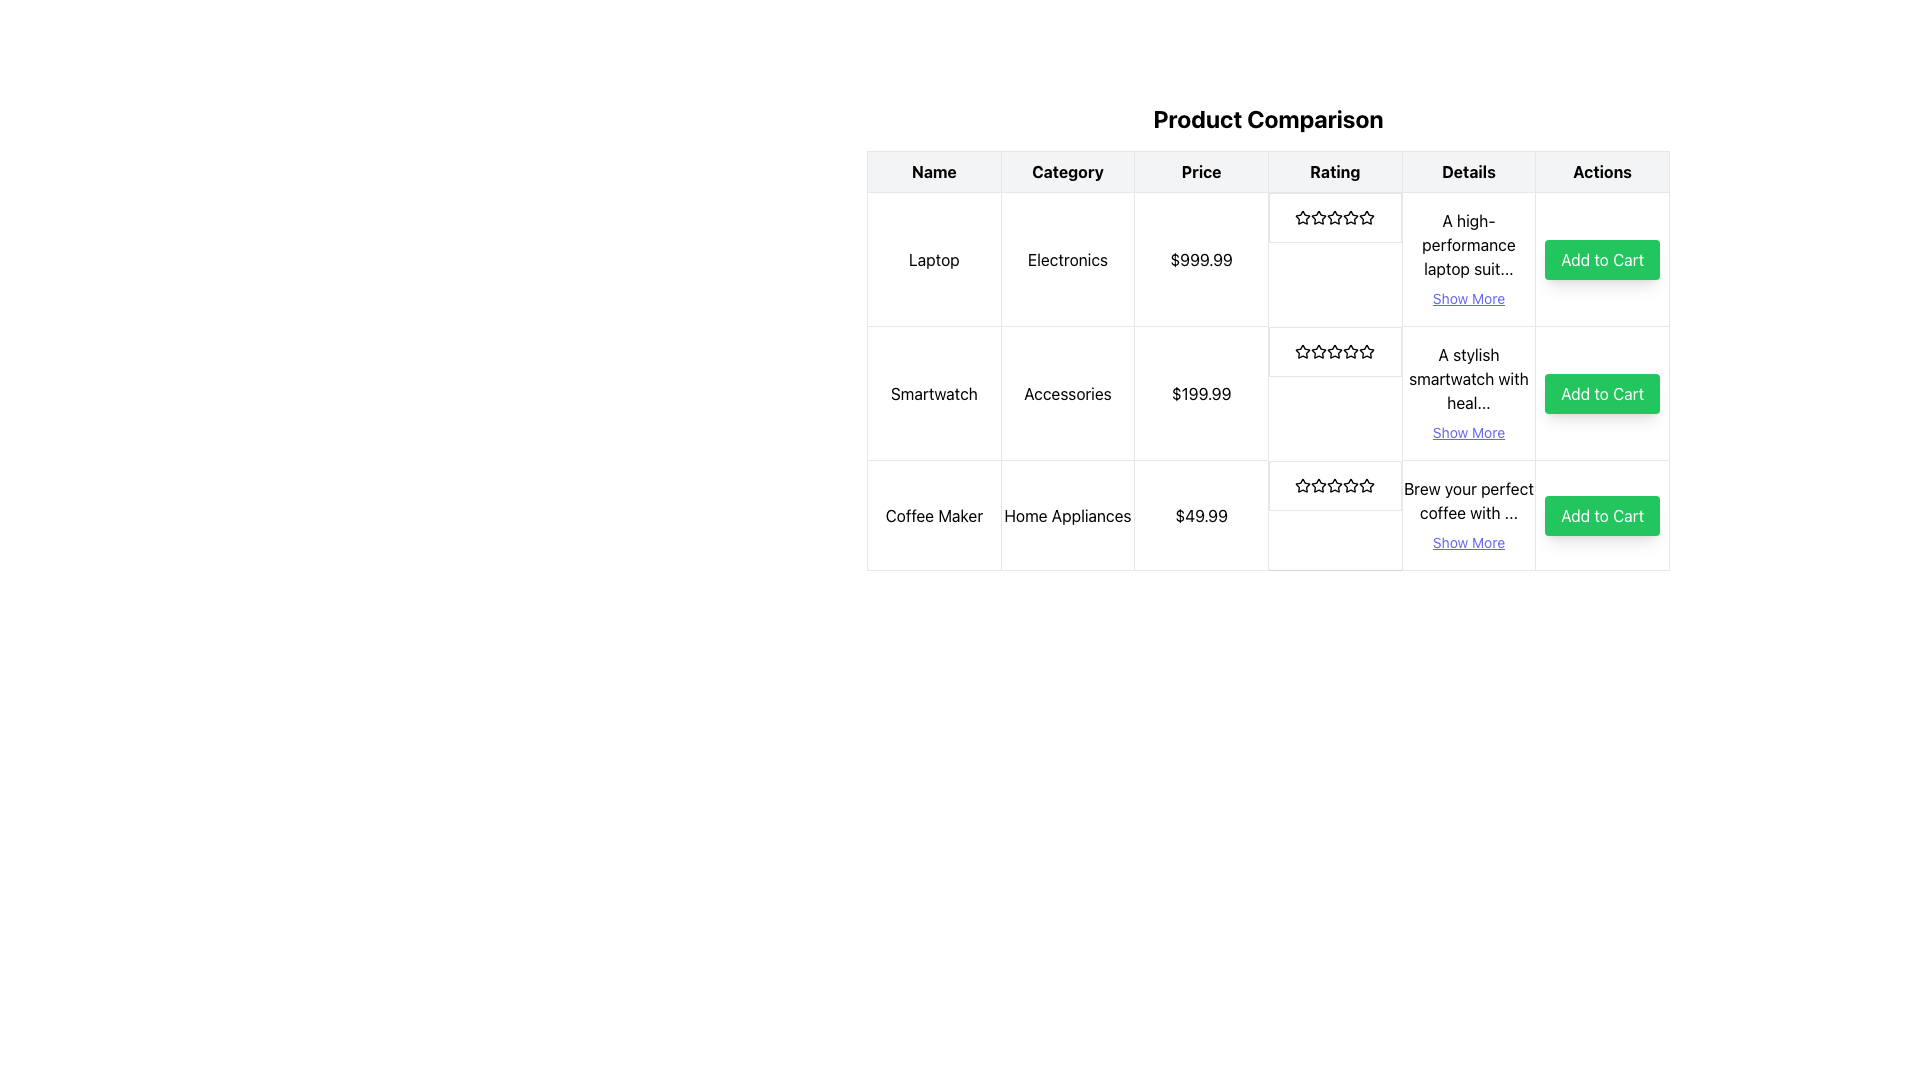 The height and width of the screenshot is (1080, 1920). I want to click on the rating indication by focusing on the seventh star-shaped icon in the Rating column of the Coffee Maker row in the product comparison table, so click(1366, 485).